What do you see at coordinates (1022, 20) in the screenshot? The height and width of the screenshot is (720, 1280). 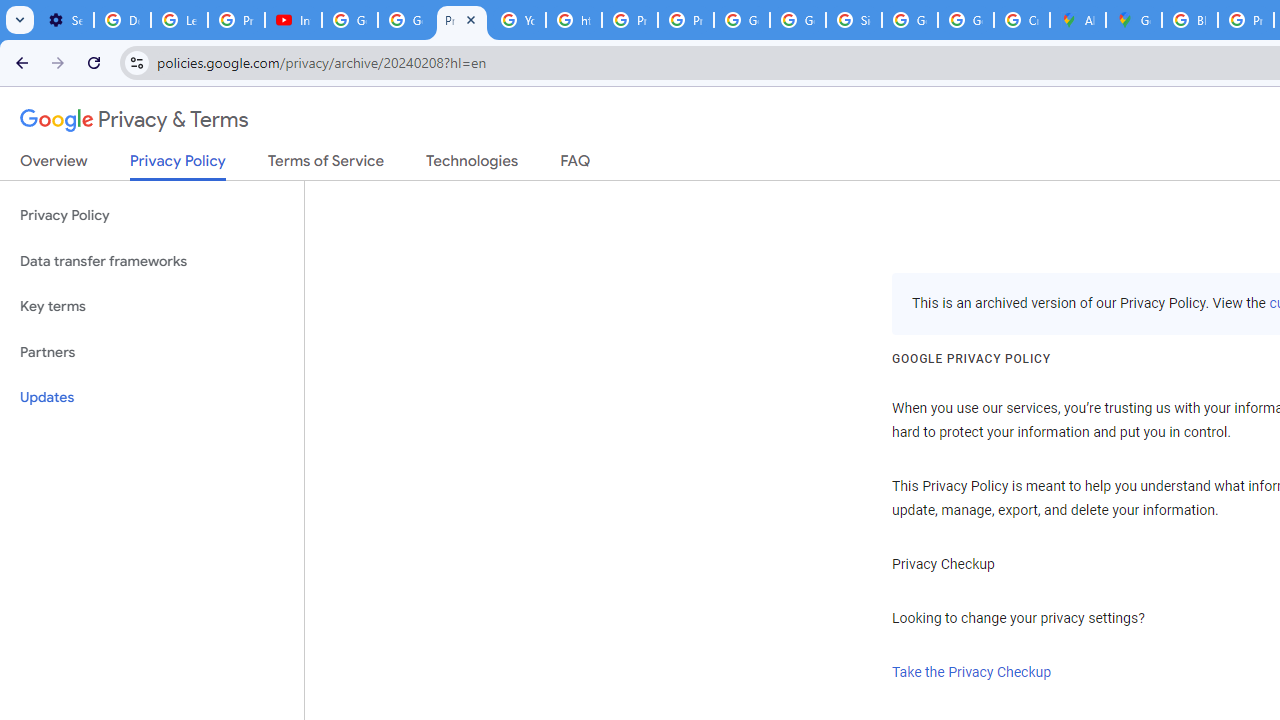 I see `'Create your Google Account'` at bounding box center [1022, 20].